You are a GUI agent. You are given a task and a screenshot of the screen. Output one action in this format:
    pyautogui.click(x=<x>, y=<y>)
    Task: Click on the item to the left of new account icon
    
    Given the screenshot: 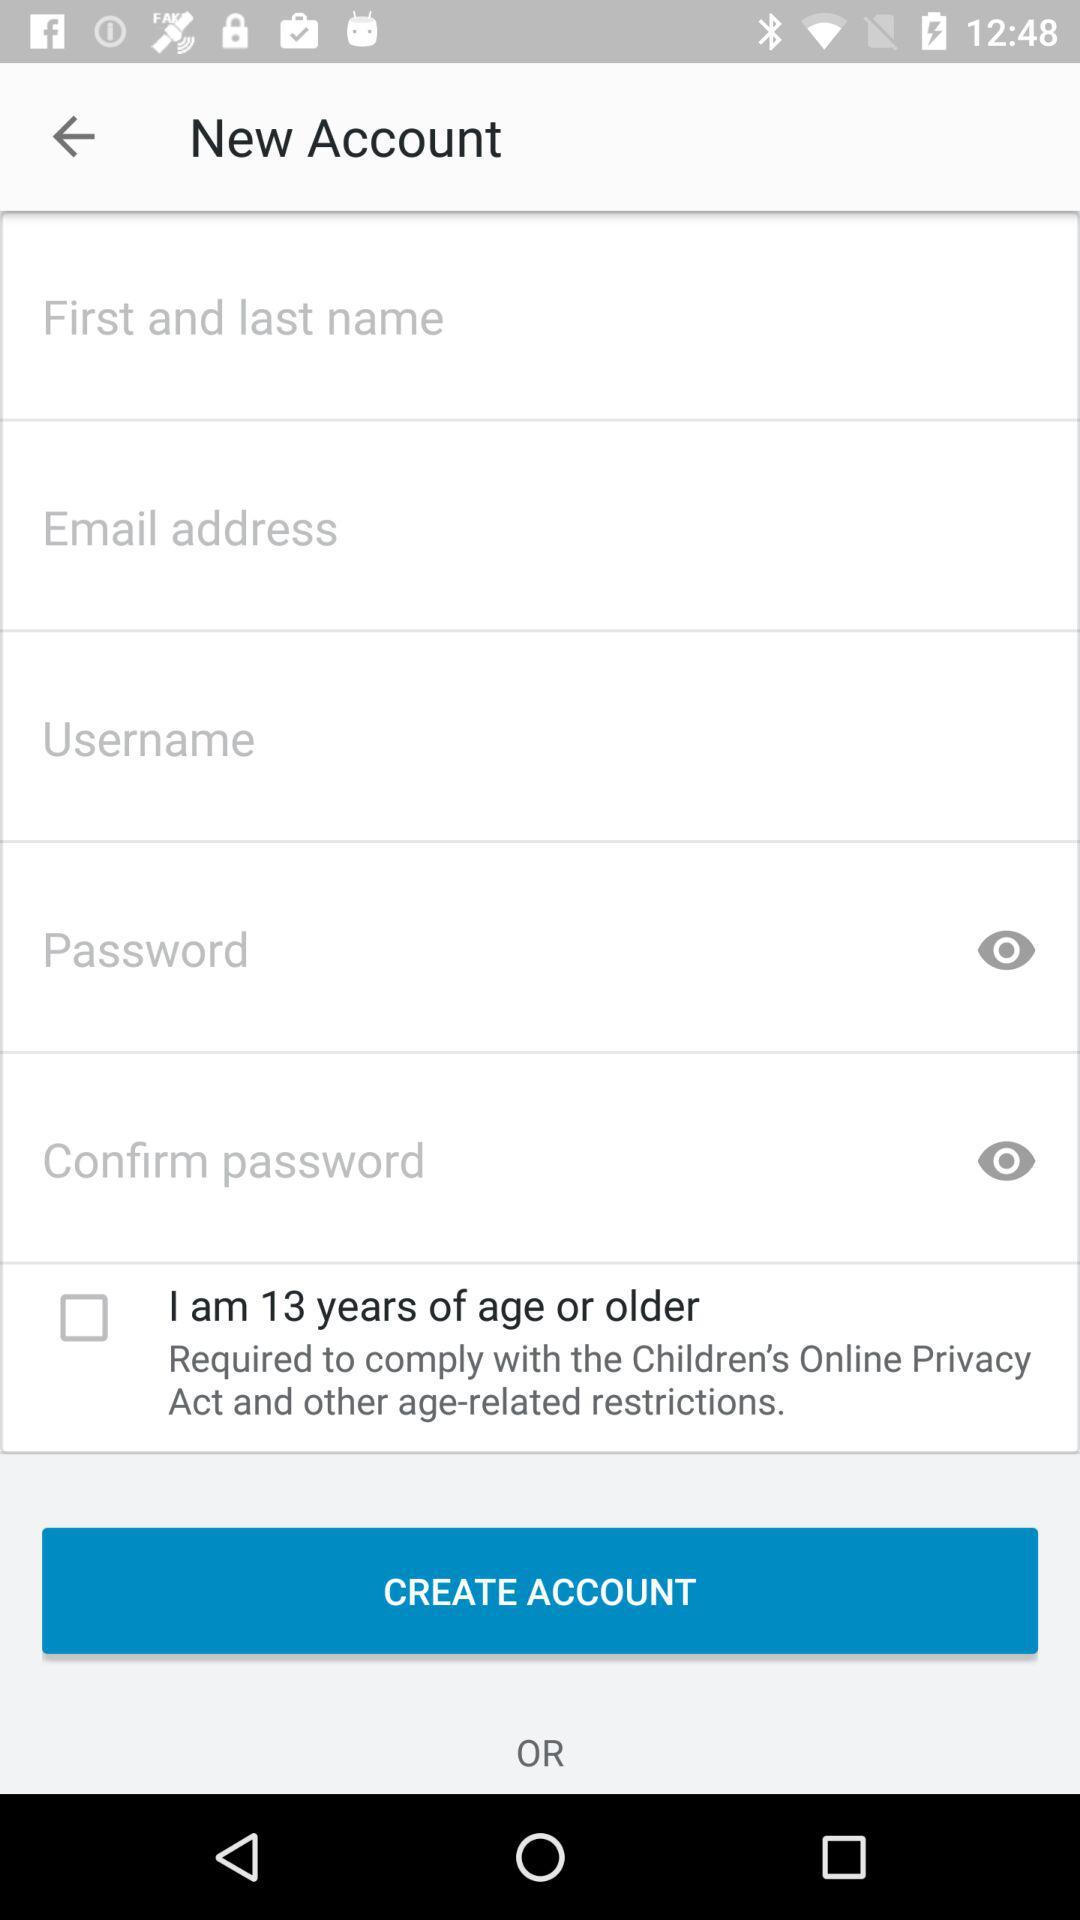 What is the action you would take?
    pyautogui.click(x=72, y=135)
    